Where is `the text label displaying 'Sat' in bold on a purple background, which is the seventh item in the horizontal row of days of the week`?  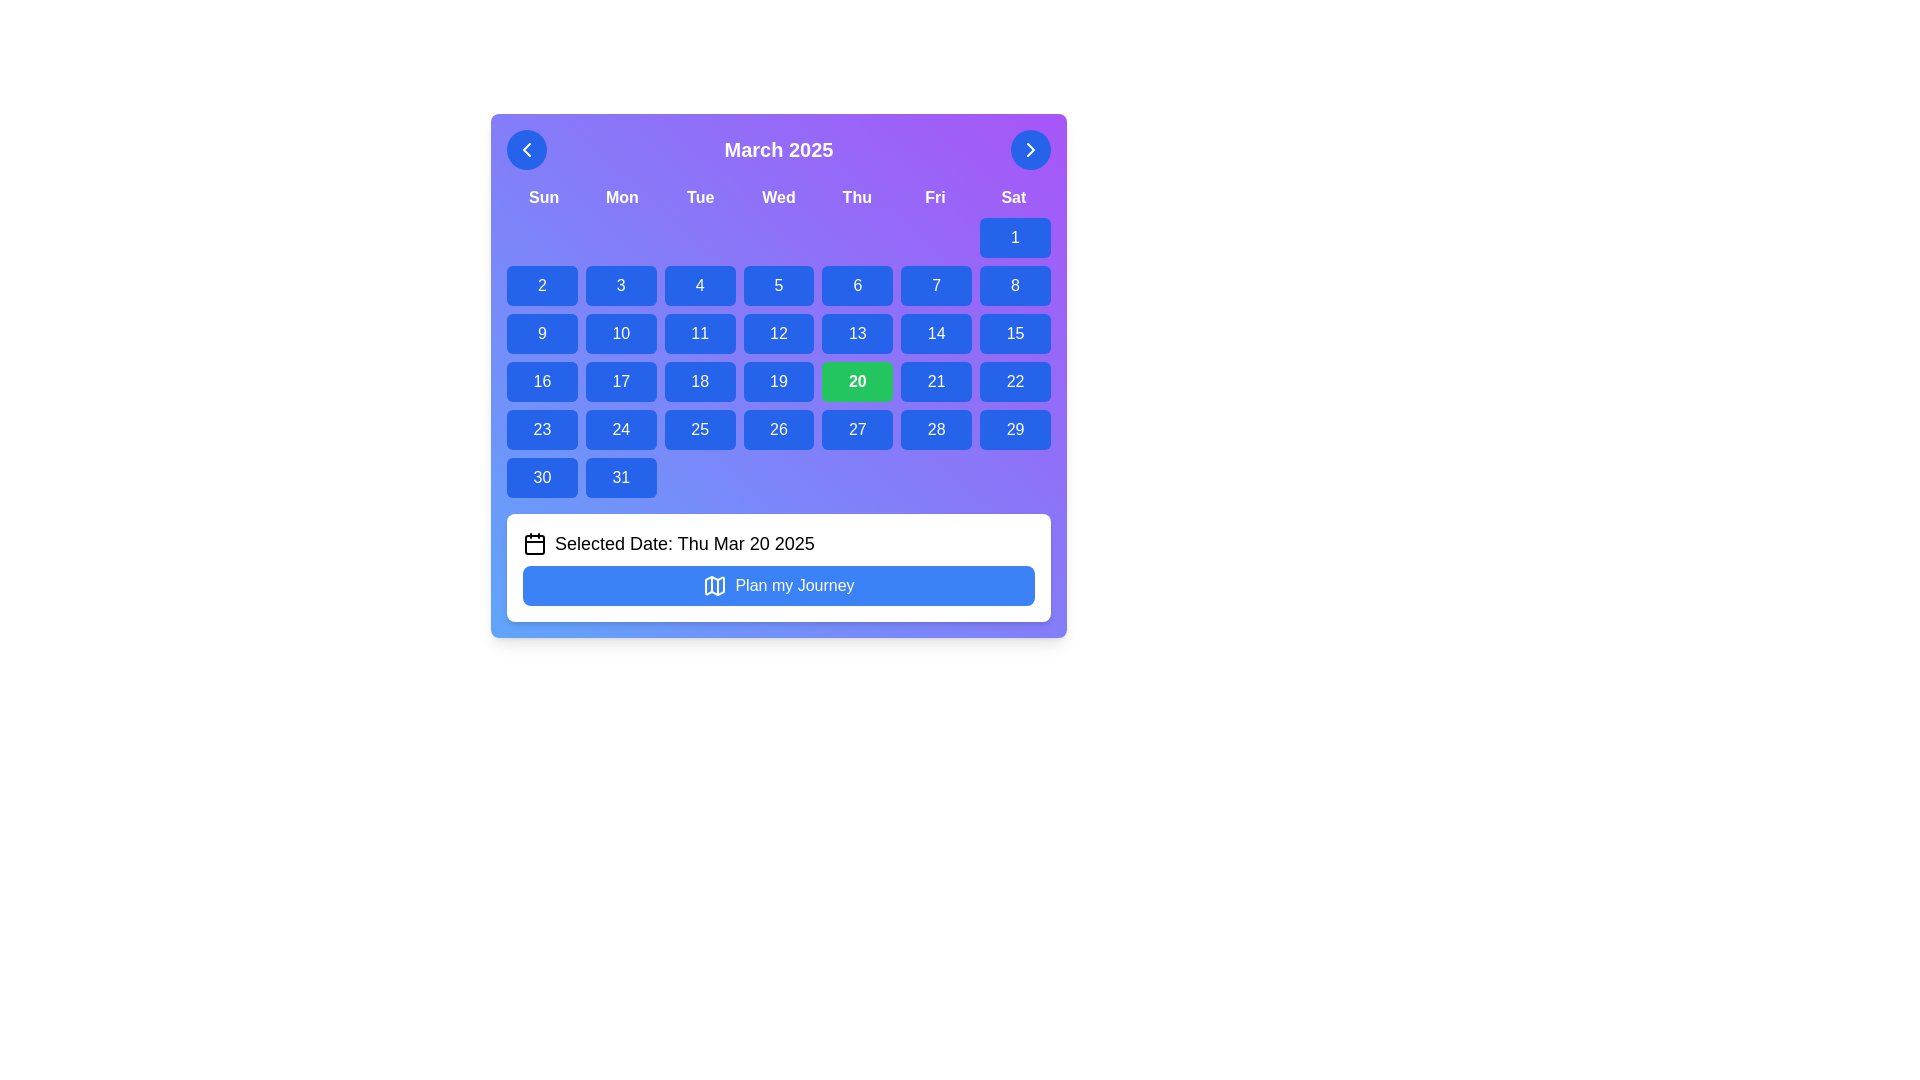
the text label displaying 'Sat' in bold on a purple background, which is the seventh item in the horizontal row of days of the week is located at coordinates (1013, 197).